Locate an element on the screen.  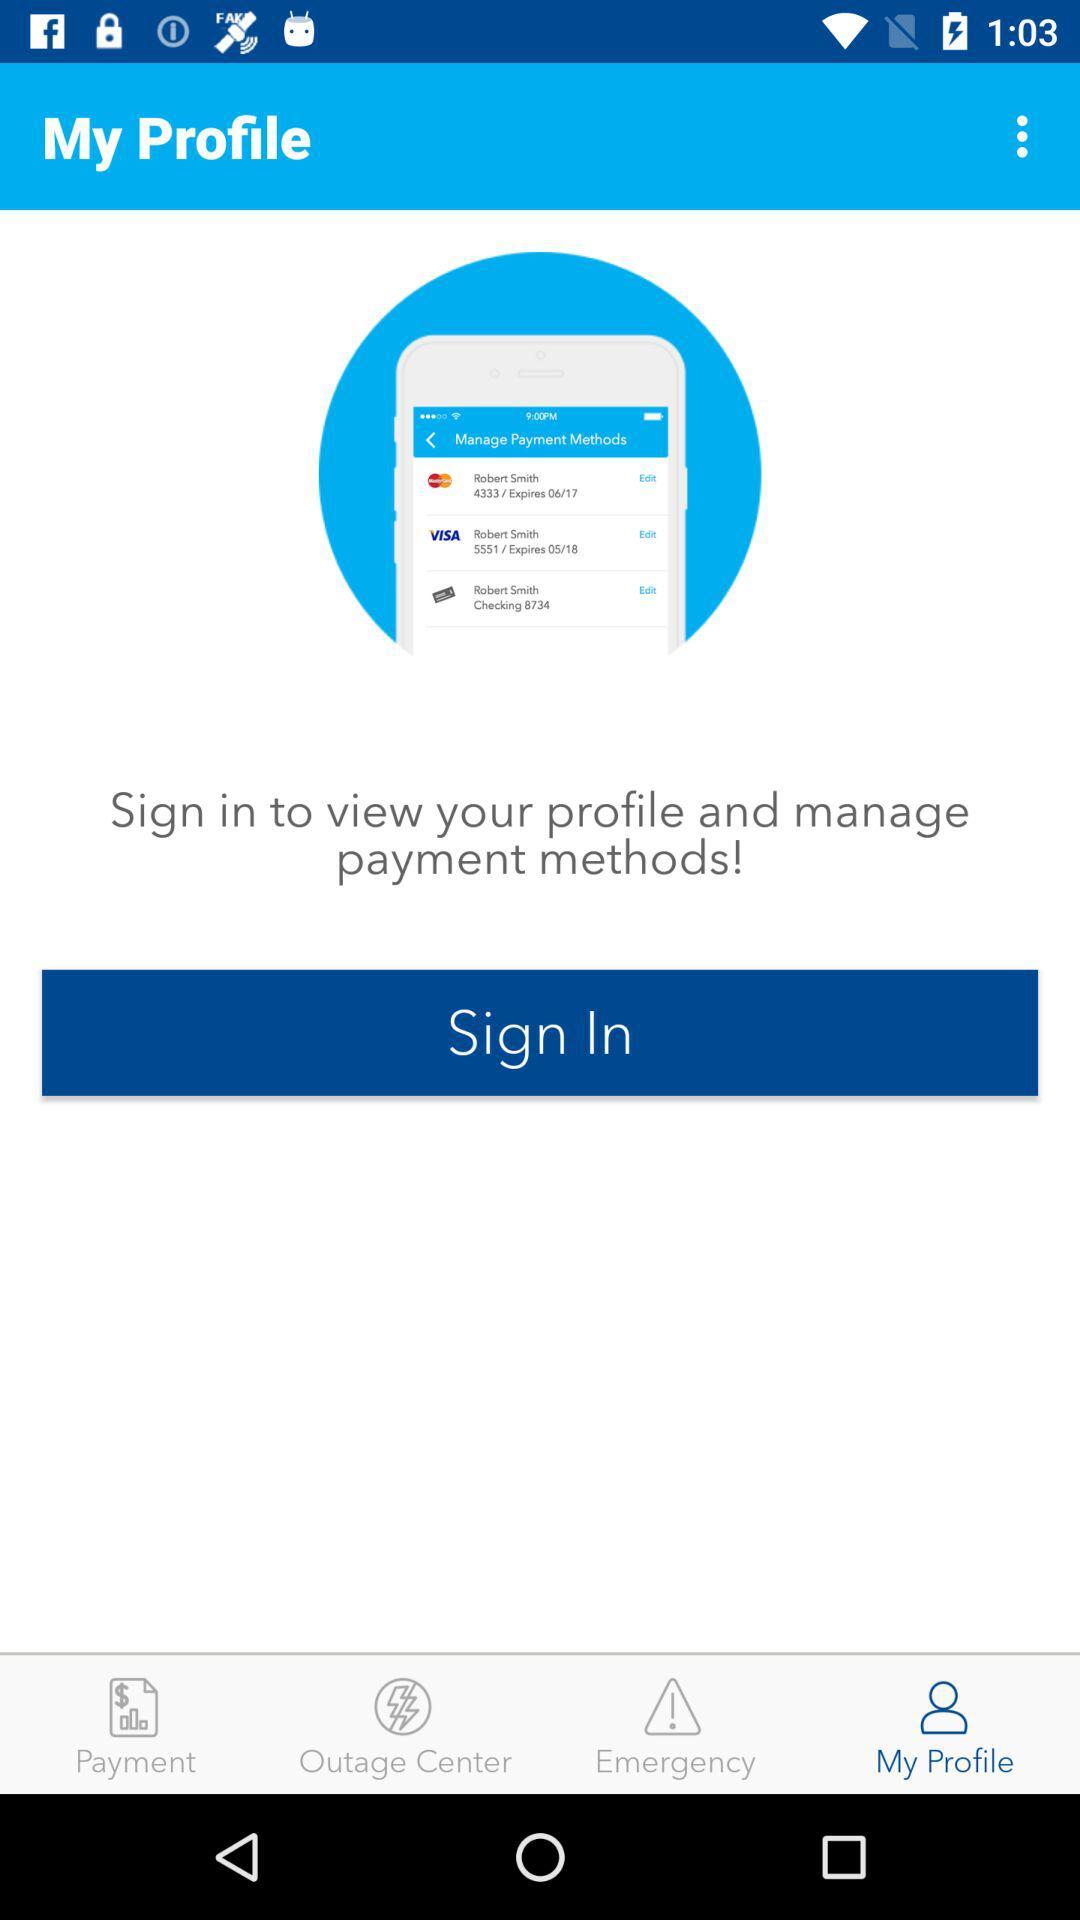
the emergency is located at coordinates (675, 1723).